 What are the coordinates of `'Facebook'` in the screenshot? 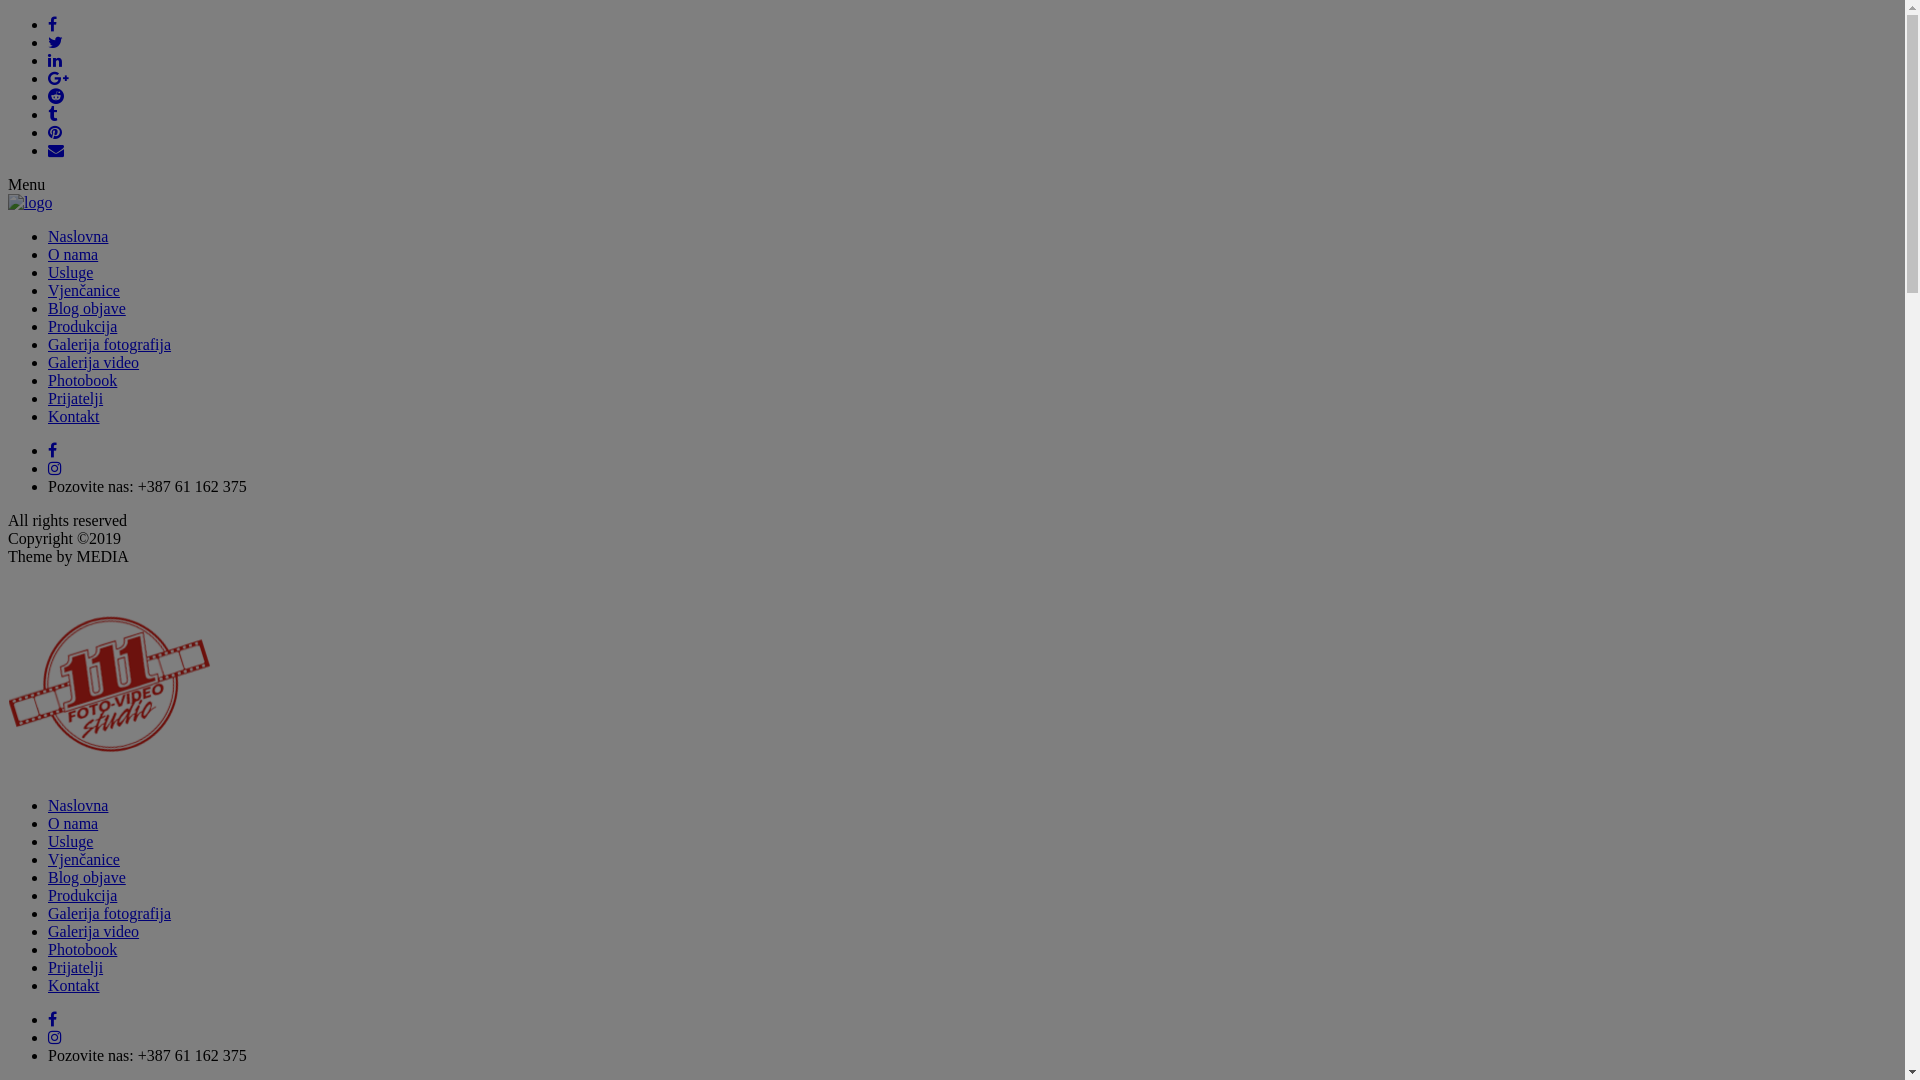 It's located at (48, 1019).